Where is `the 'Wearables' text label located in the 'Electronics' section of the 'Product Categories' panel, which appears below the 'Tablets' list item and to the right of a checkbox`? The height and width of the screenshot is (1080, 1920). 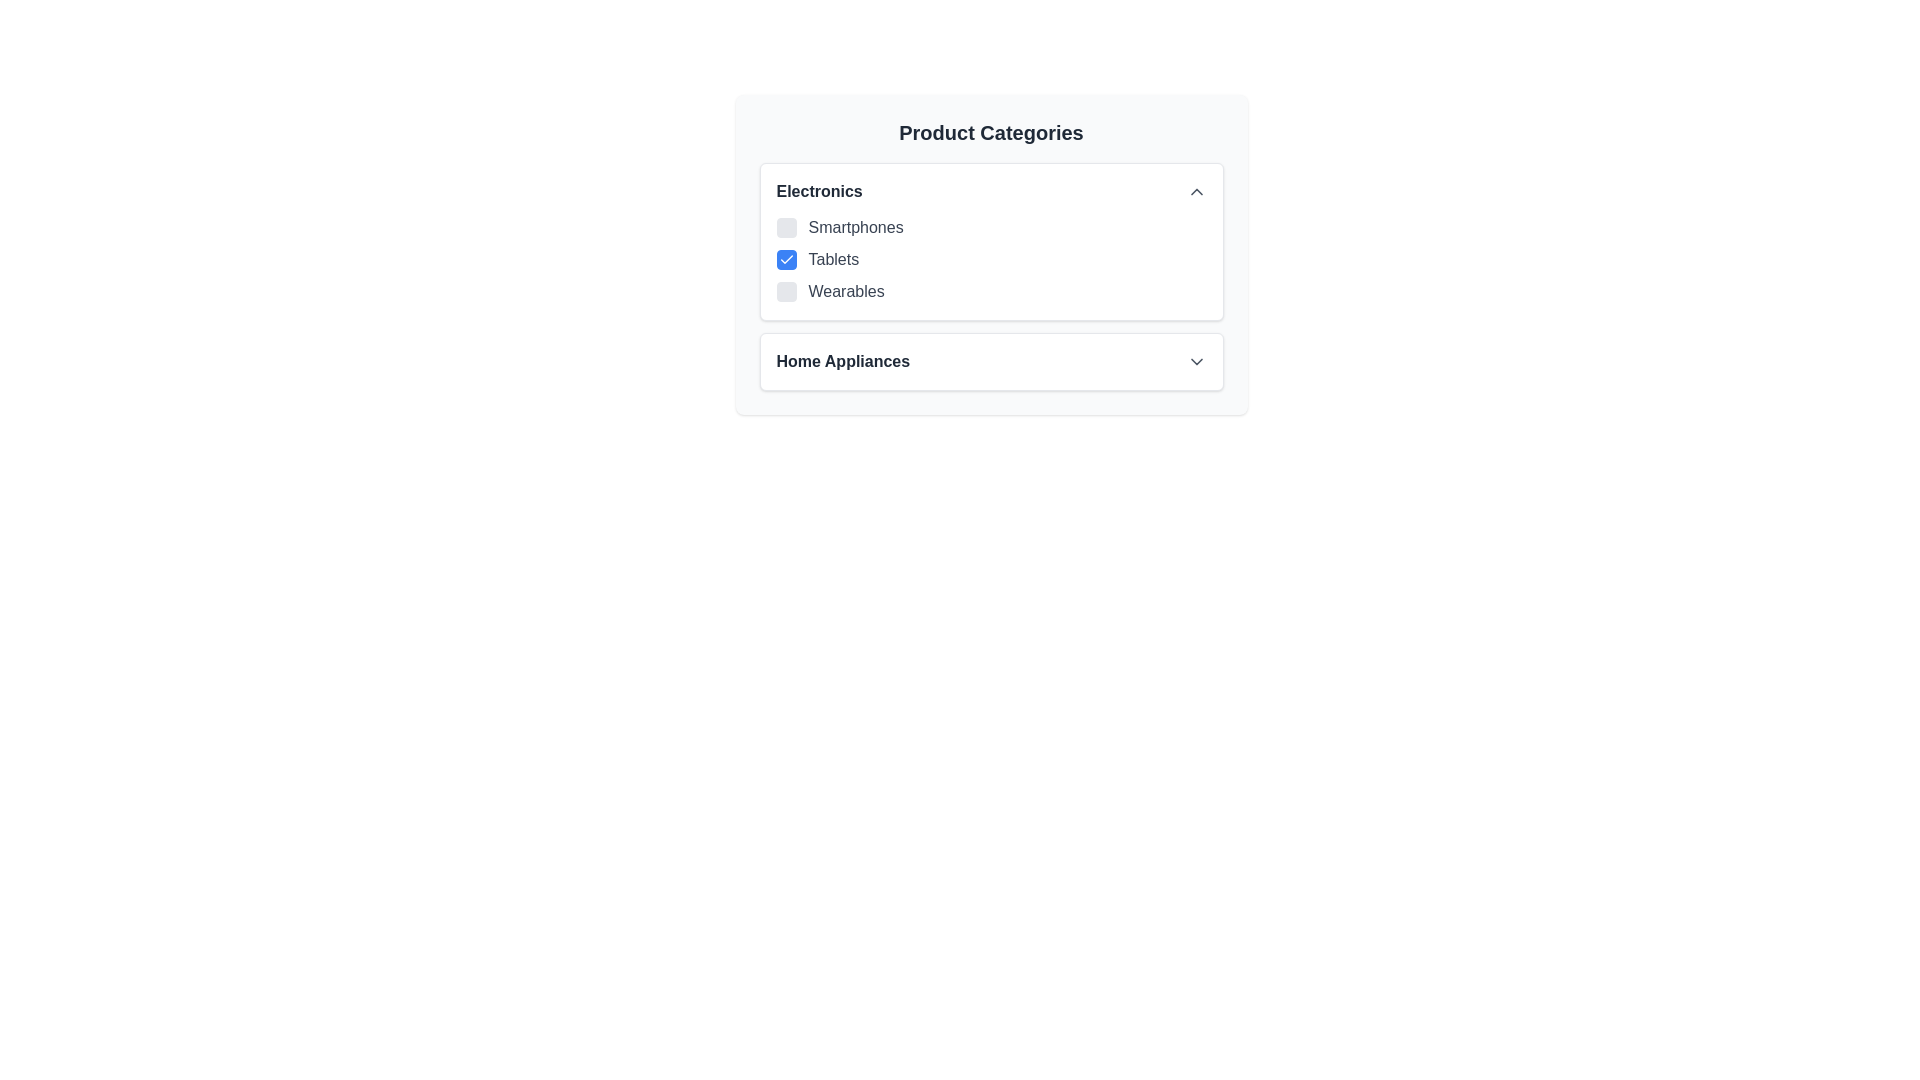 the 'Wearables' text label located in the 'Electronics' section of the 'Product Categories' panel, which appears below the 'Tablets' list item and to the right of a checkbox is located at coordinates (846, 292).